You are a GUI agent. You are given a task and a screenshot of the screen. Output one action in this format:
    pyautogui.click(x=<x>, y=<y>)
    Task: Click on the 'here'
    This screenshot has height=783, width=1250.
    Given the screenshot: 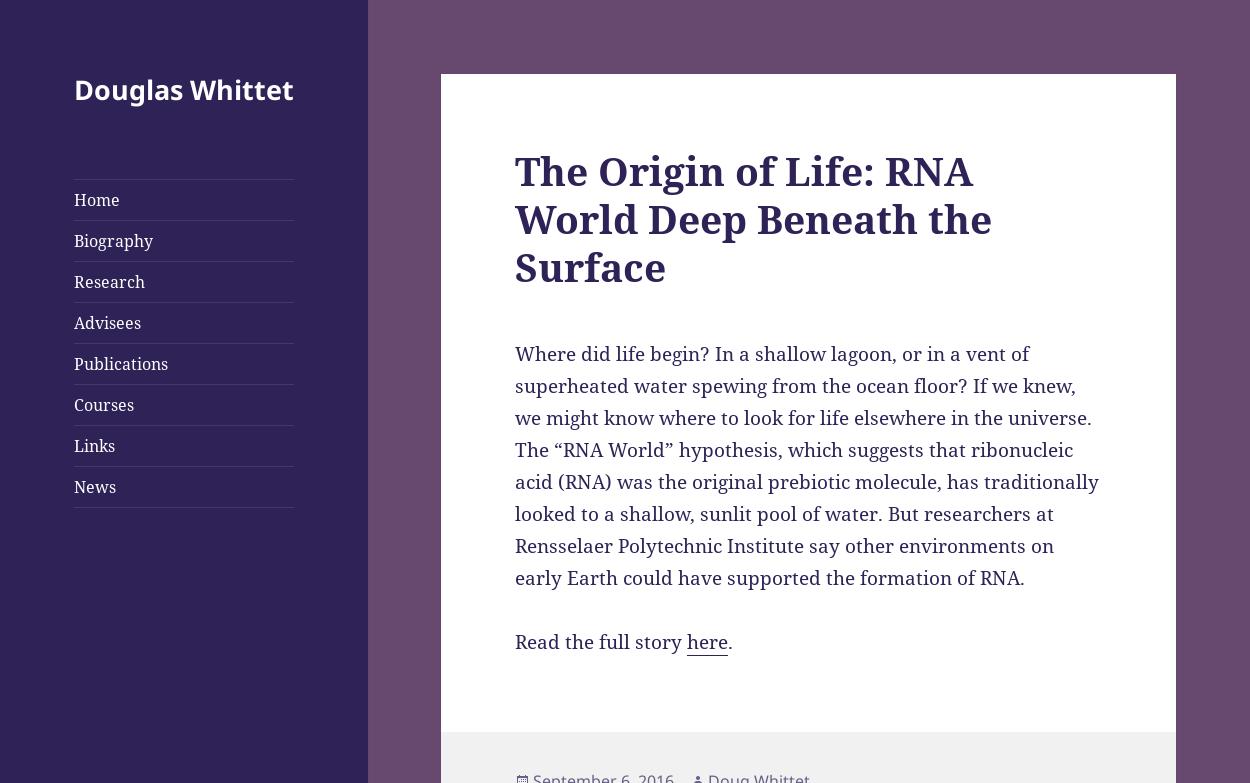 What is the action you would take?
    pyautogui.click(x=705, y=639)
    